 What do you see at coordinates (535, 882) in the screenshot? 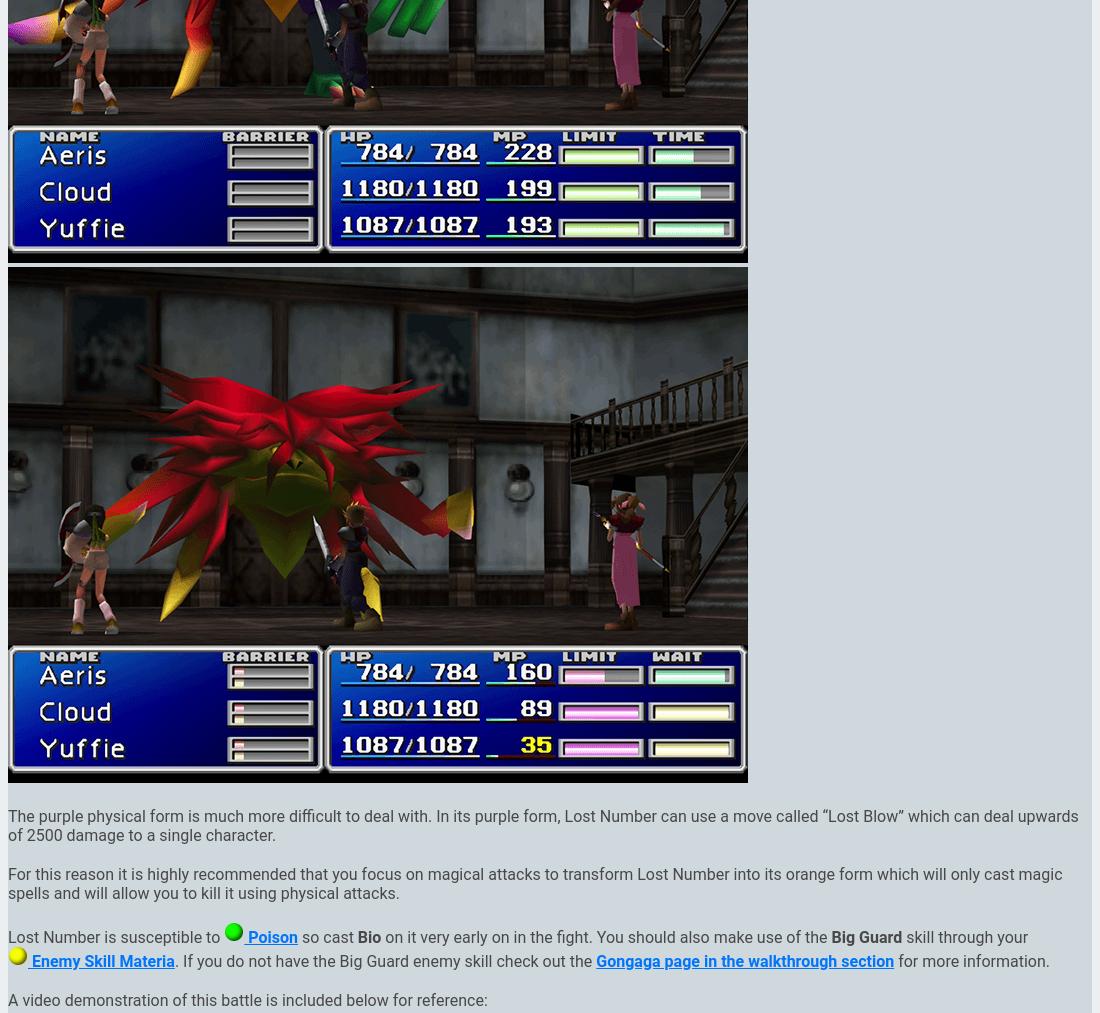
I see `'For this reason it is highly recommended that you focus on magical attacks to transform Lost Number into its orange form which will only cast magic spells and will allow you to kill it using physical attacks.'` at bounding box center [535, 882].